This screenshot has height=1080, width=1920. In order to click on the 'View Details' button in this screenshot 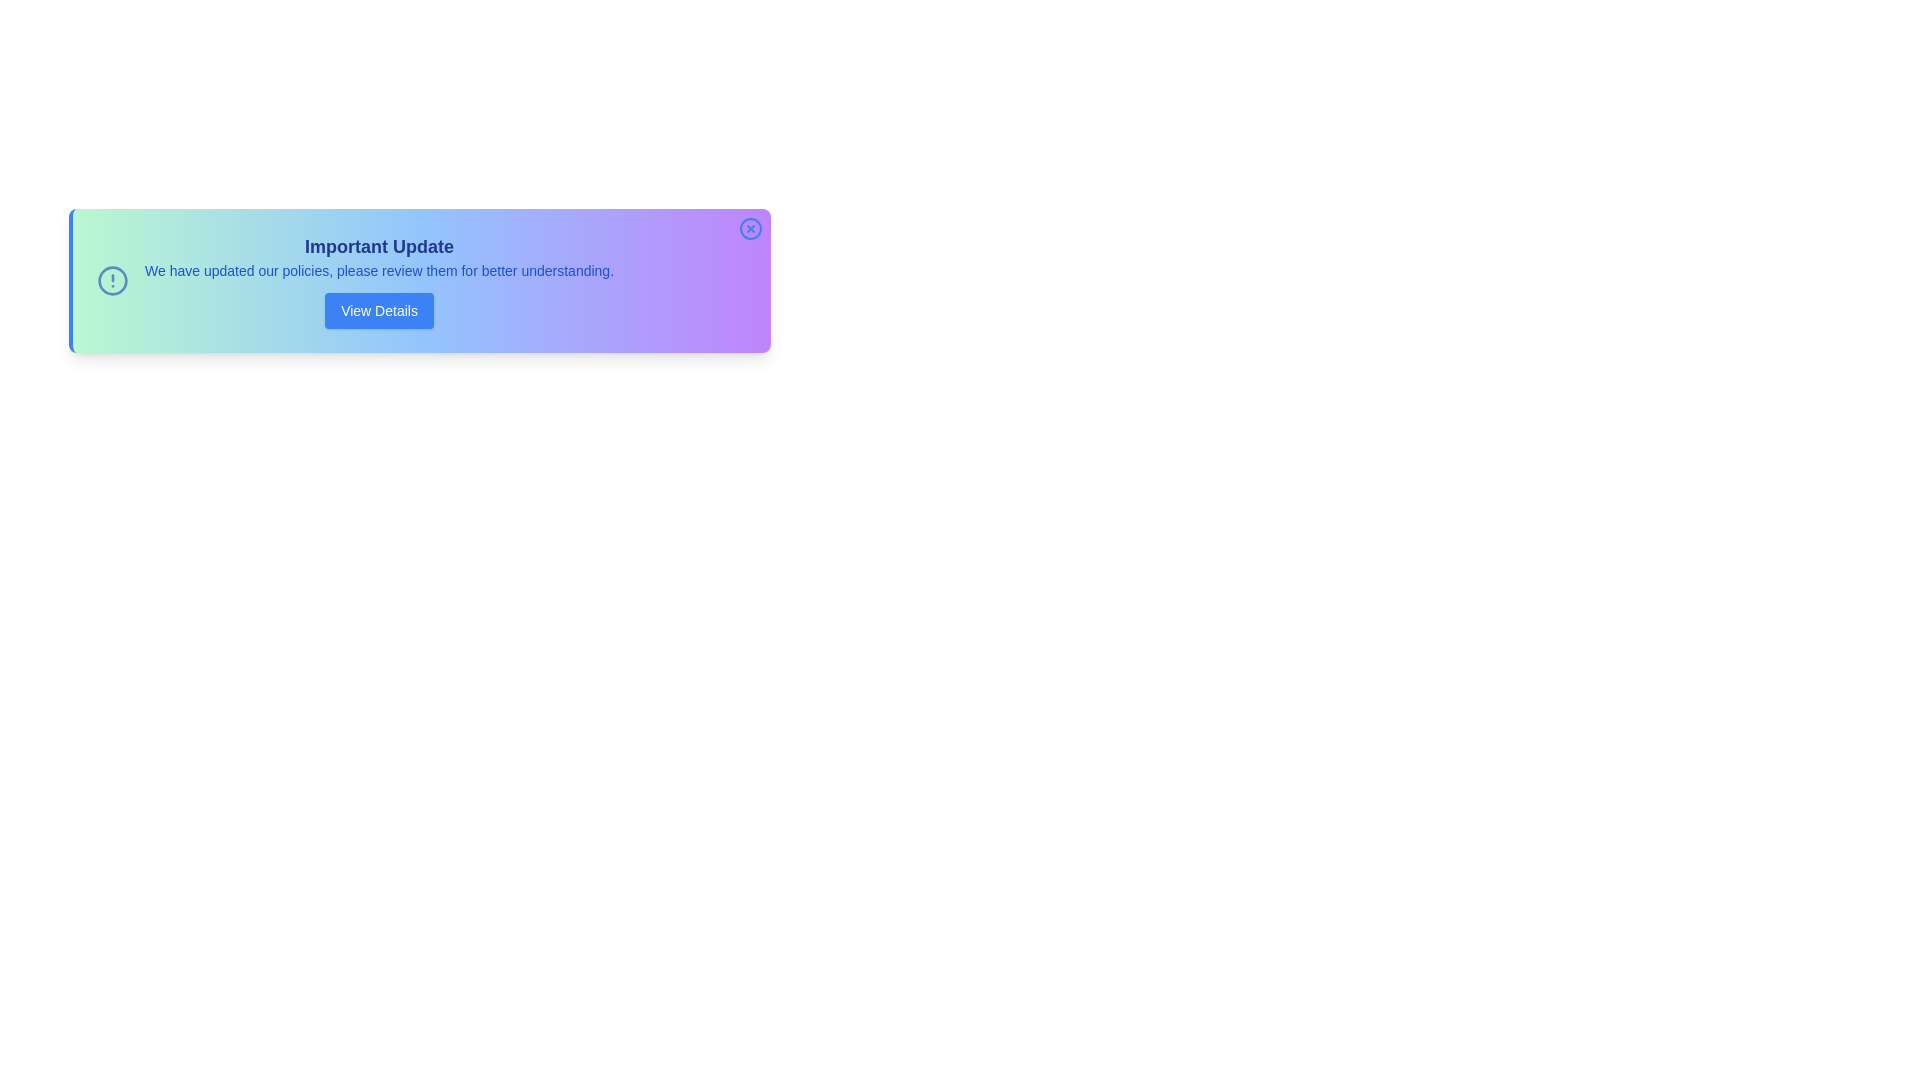, I will do `click(379, 311)`.